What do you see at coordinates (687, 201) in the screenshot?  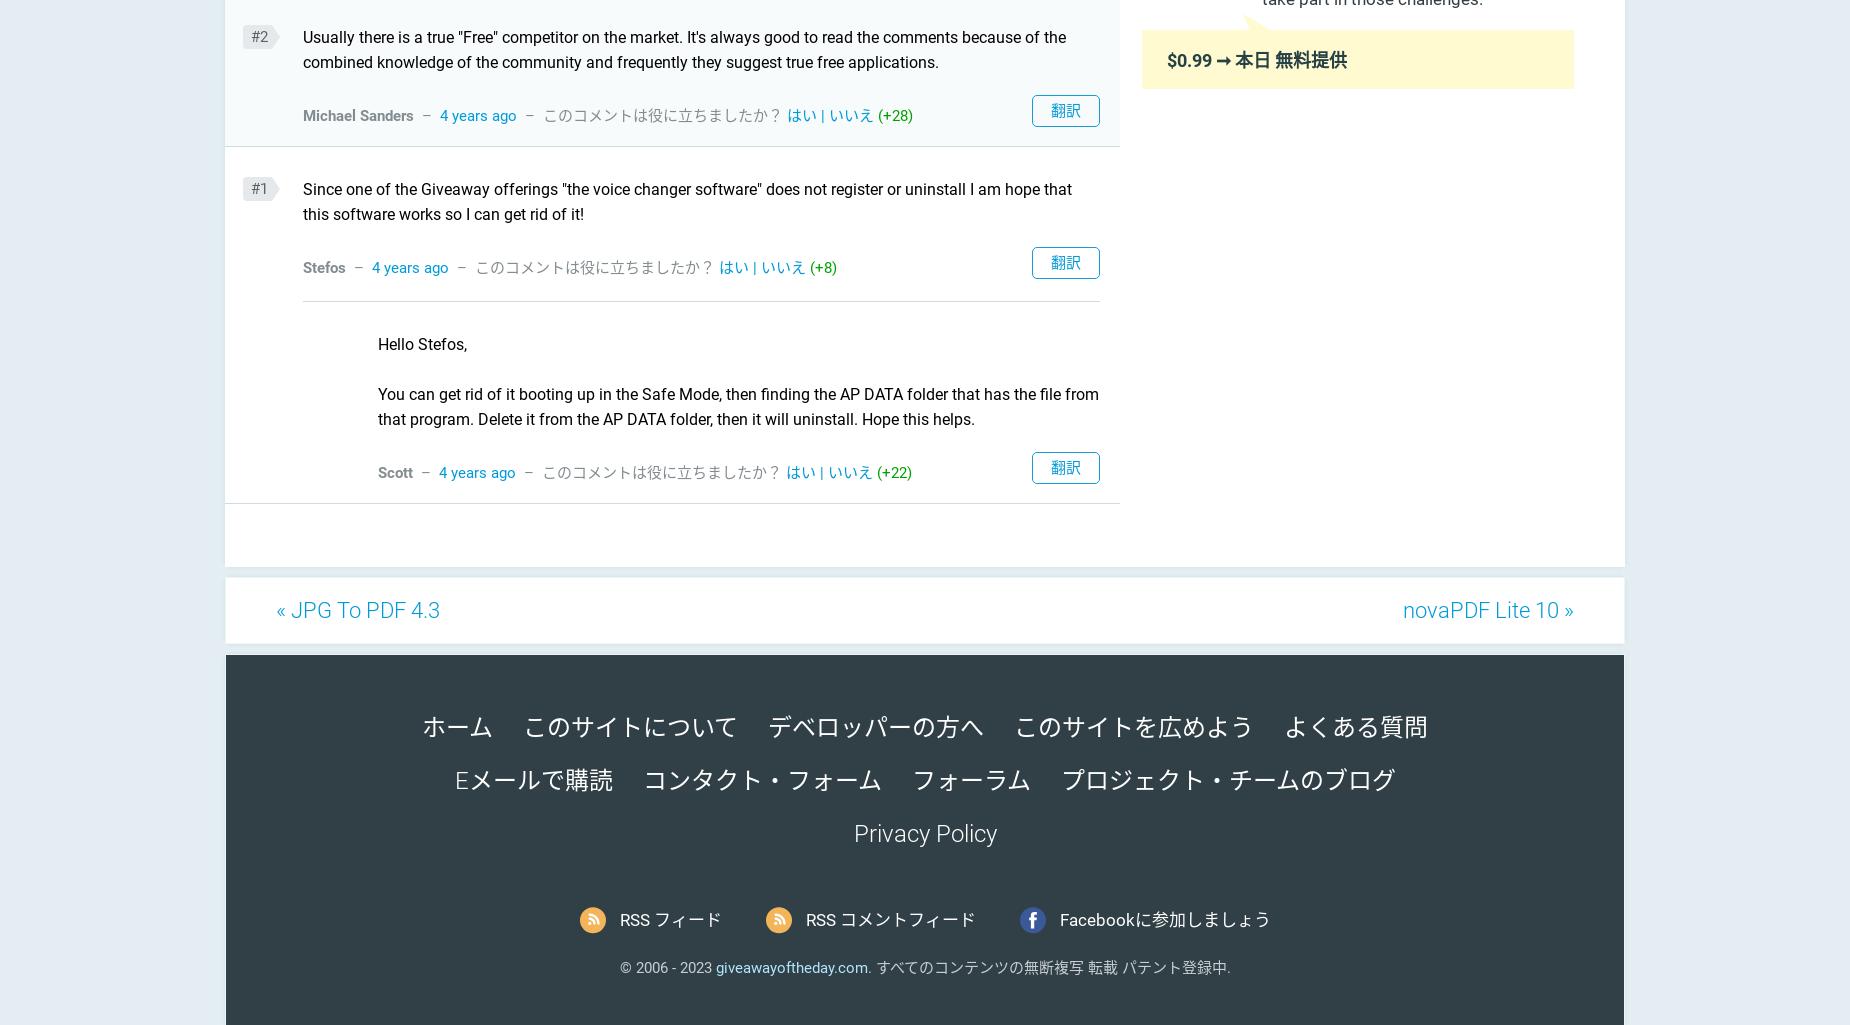 I see `'Since one of the Giveaway offerings "the voice changer software" does not register or uninstall I am hope that this software works so I can get rid of it!'` at bounding box center [687, 201].